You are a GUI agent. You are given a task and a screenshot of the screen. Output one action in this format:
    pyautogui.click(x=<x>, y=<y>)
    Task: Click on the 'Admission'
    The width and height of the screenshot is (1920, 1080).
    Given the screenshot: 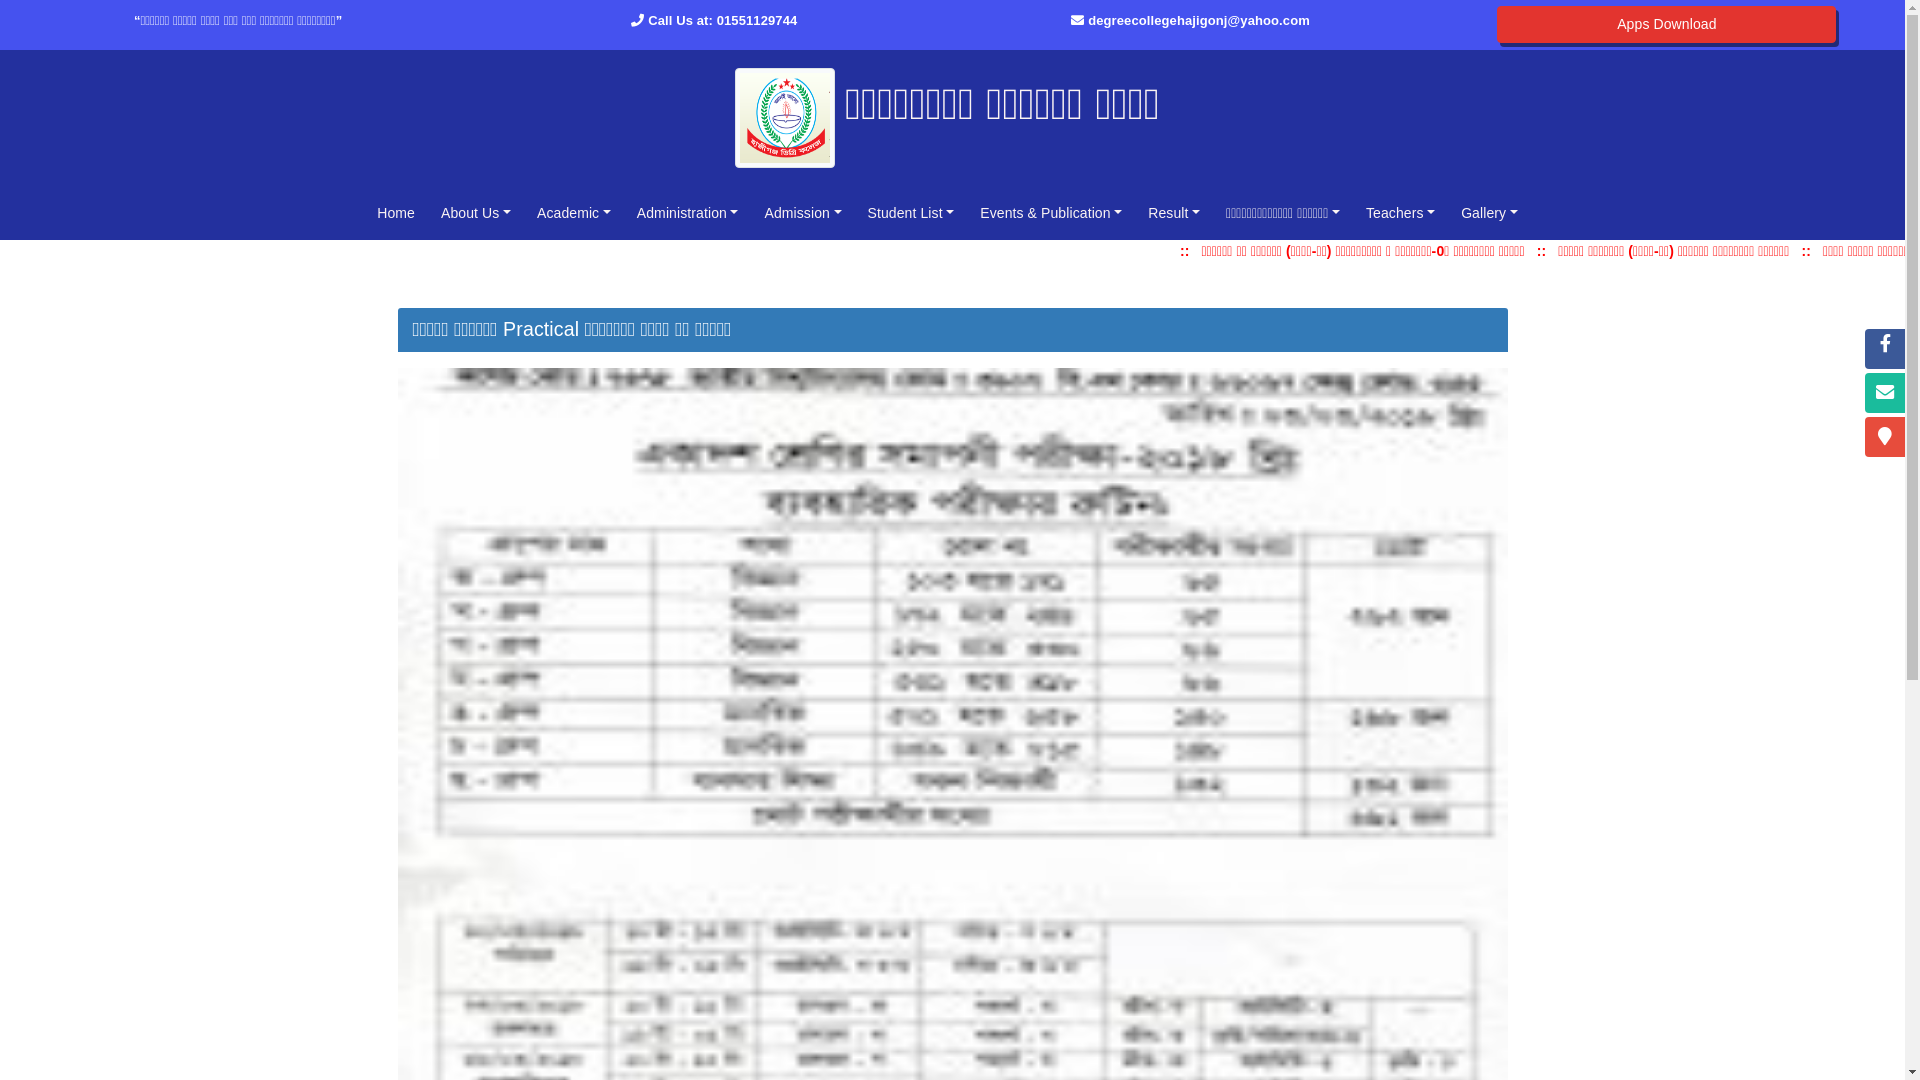 What is the action you would take?
    pyautogui.click(x=754, y=212)
    